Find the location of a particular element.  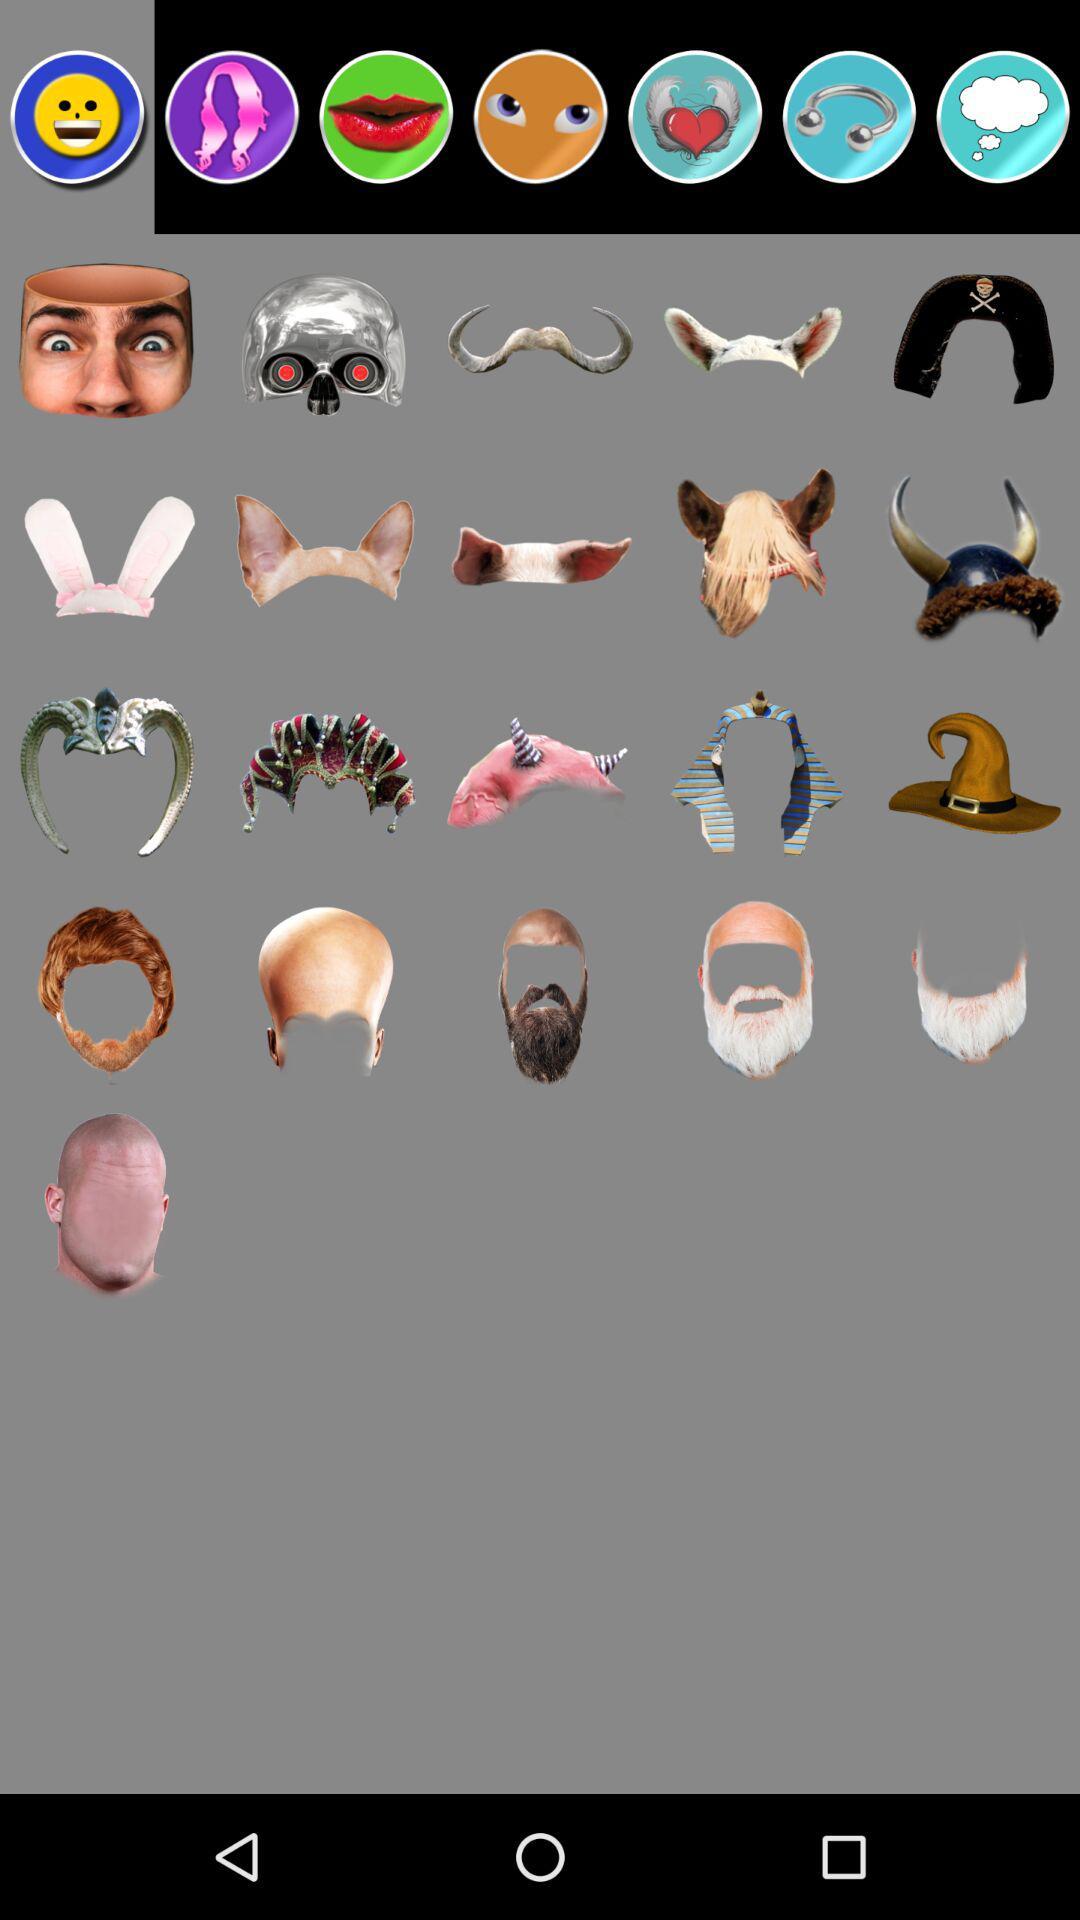

the heart symbol option is located at coordinates (694, 115).